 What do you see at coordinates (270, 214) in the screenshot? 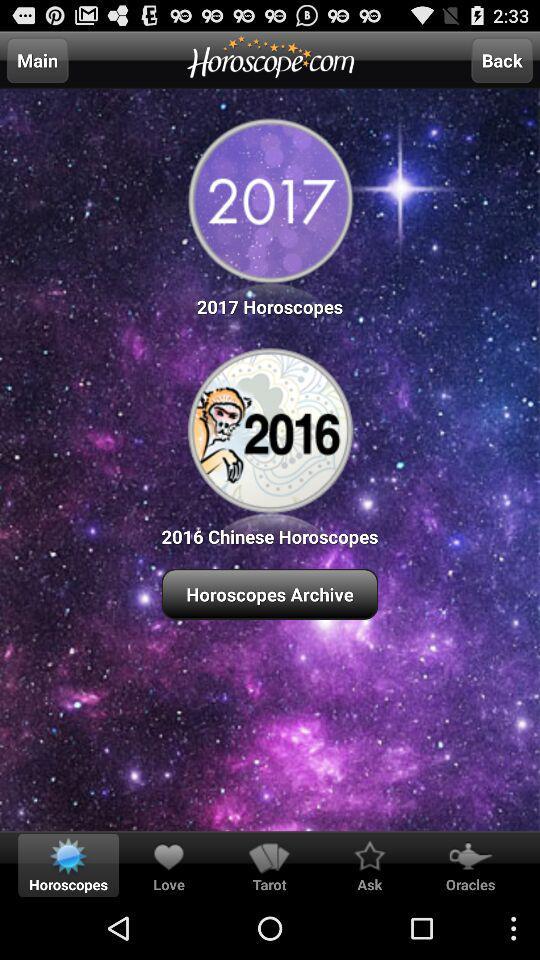
I see `the 2017 horoscopes icon` at bounding box center [270, 214].